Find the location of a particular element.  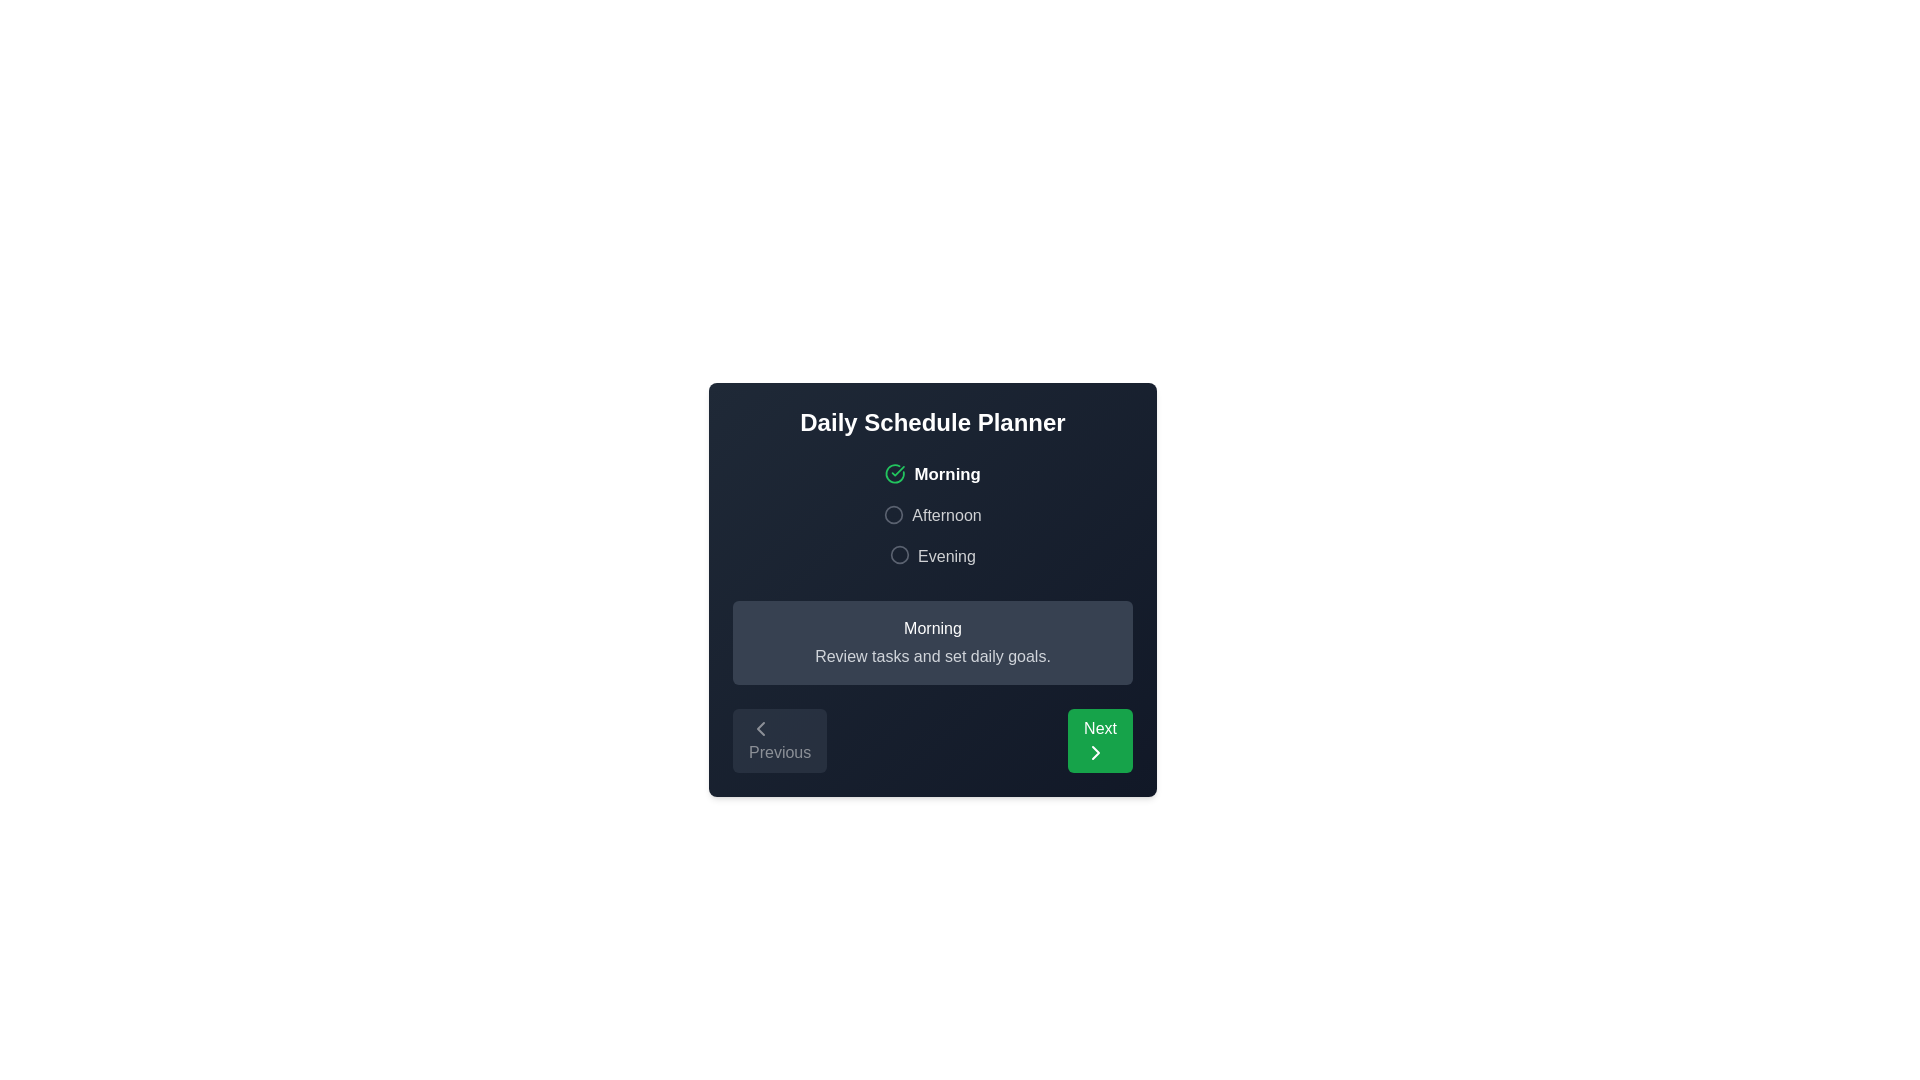

the SVG Circle representing the 'Evening' option in the radio button group for schedule periods is located at coordinates (899, 555).